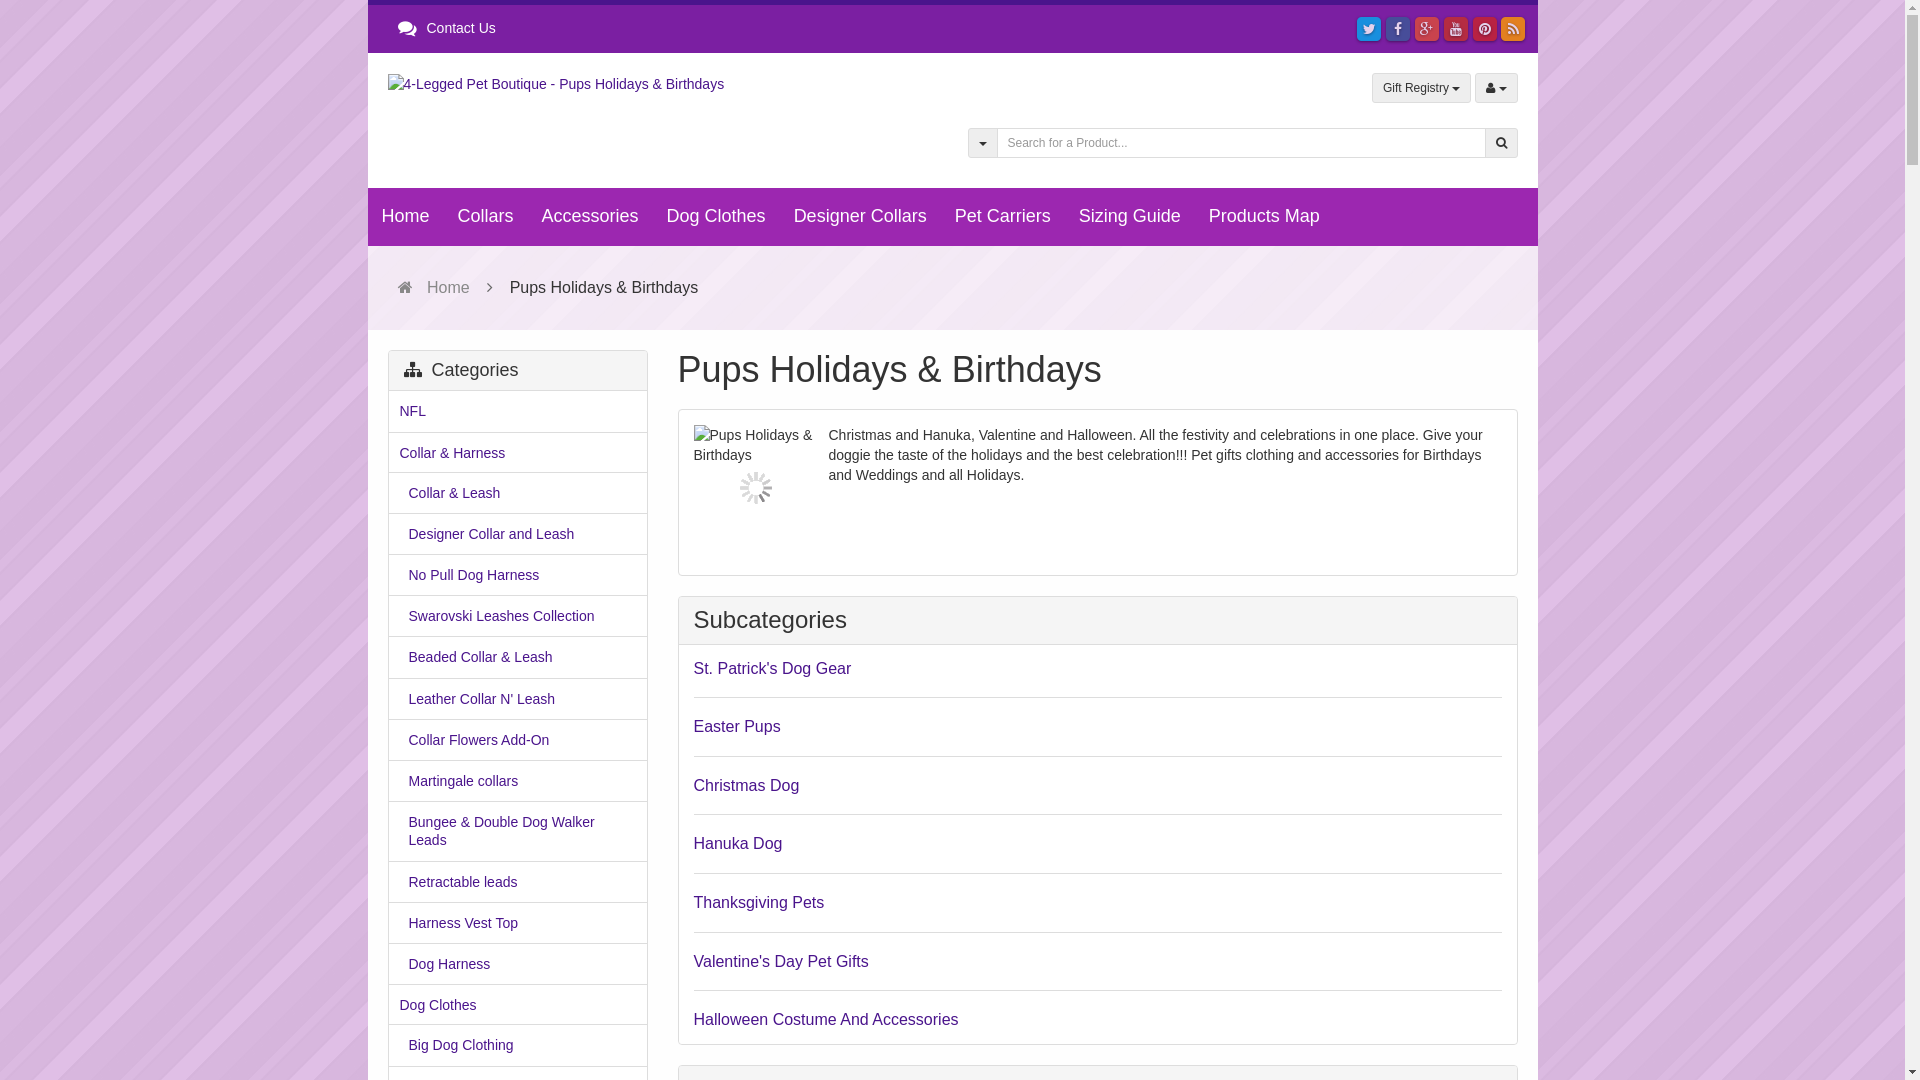 This screenshot has width=1920, height=1080. What do you see at coordinates (1354, 29) in the screenshot?
I see `'Twitter'` at bounding box center [1354, 29].